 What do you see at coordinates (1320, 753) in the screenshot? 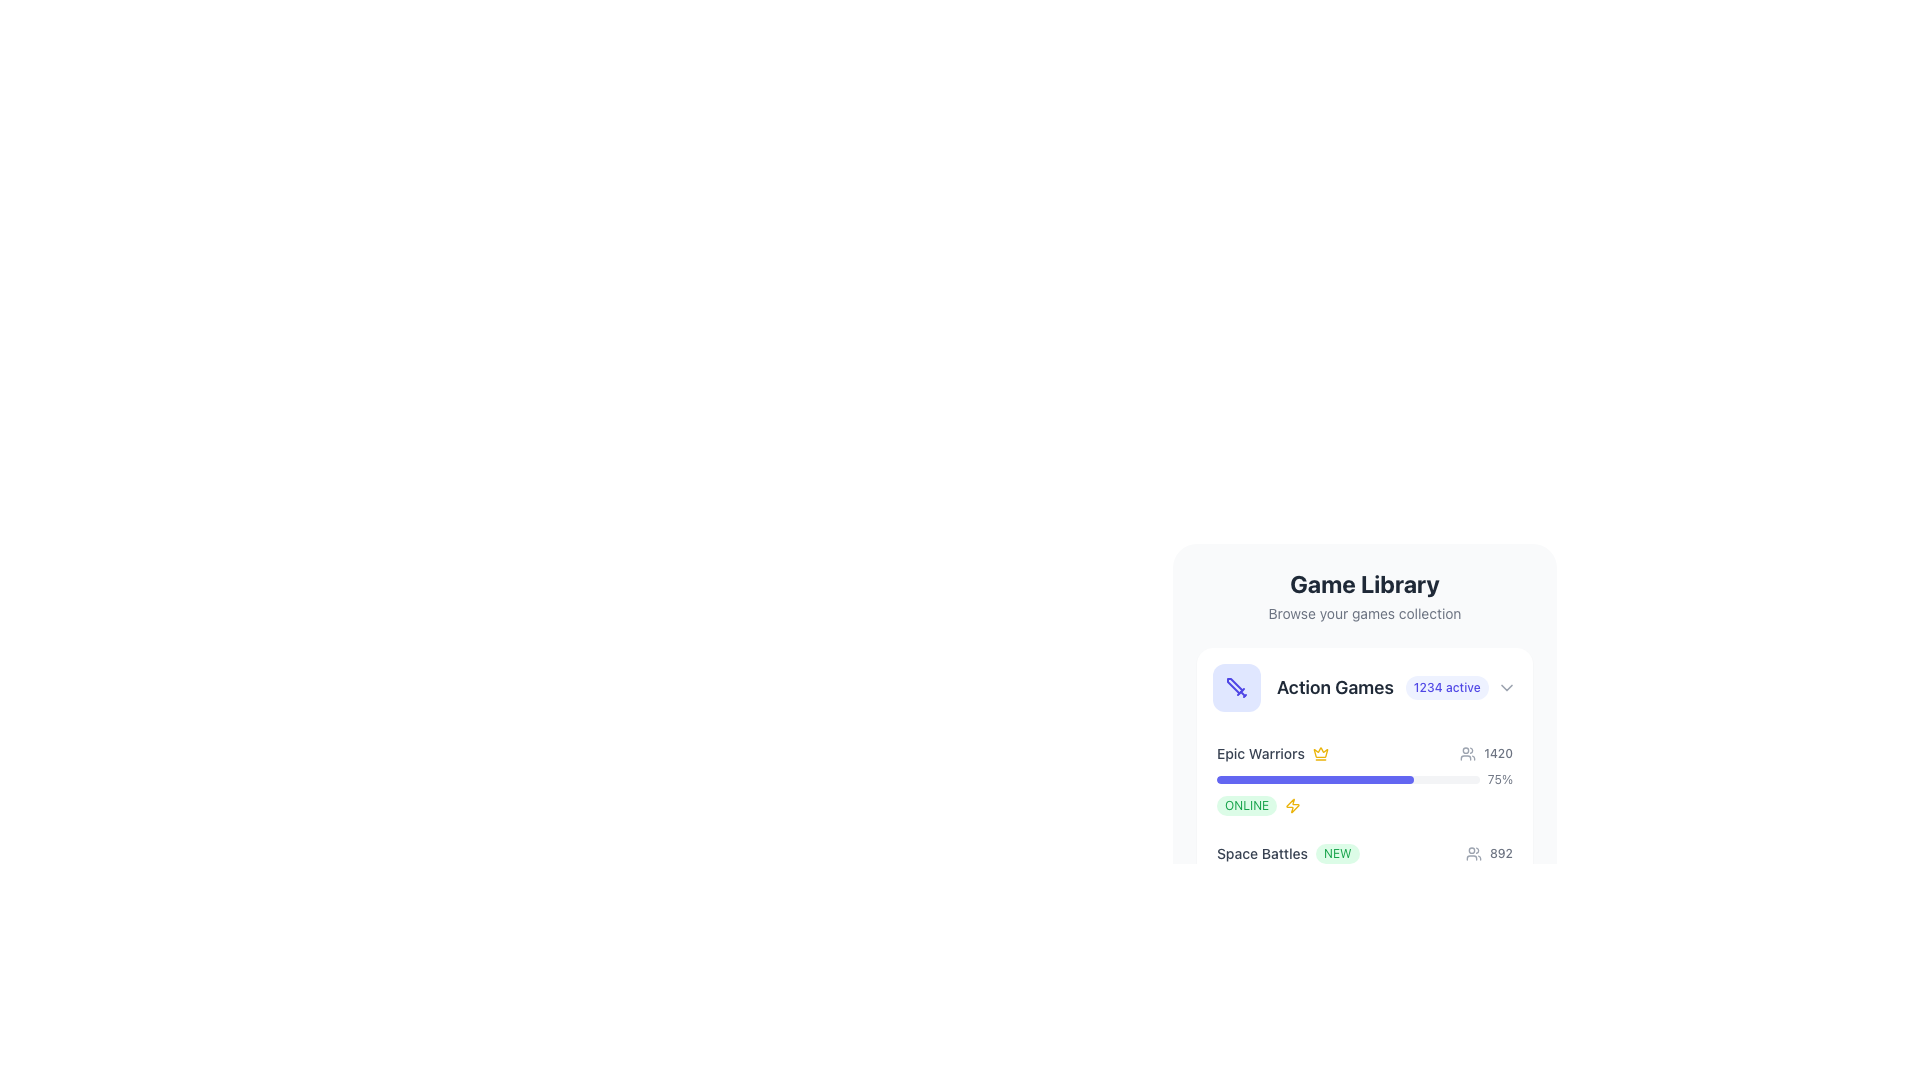
I see `the crown icon that signifies notable or premium status for the game 'Epic Warriors', located to the right of the game title in the 'Action Games' section of the 'Game Library'` at bounding box center [1320, 753].